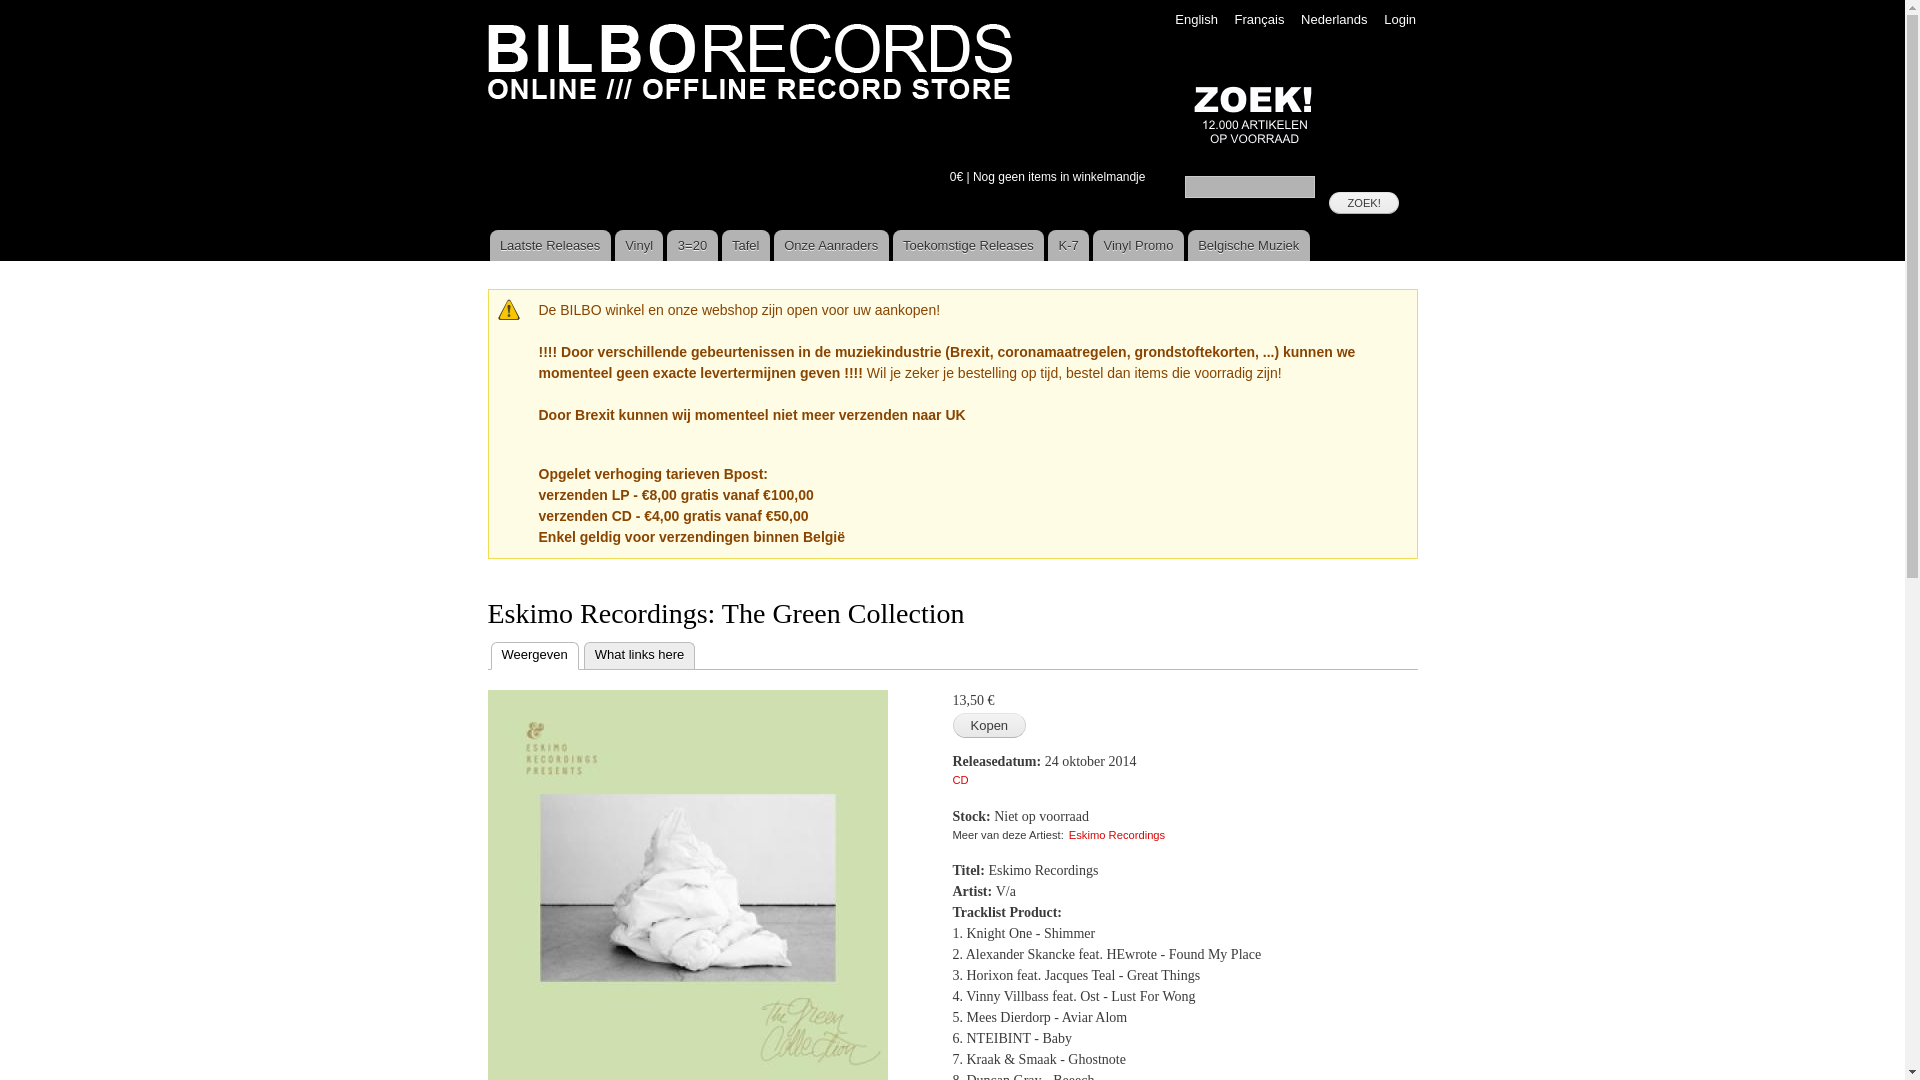  Describe the element at coordinates (638, 244) in the screenshot. I see `'Vinyl'` at that location.